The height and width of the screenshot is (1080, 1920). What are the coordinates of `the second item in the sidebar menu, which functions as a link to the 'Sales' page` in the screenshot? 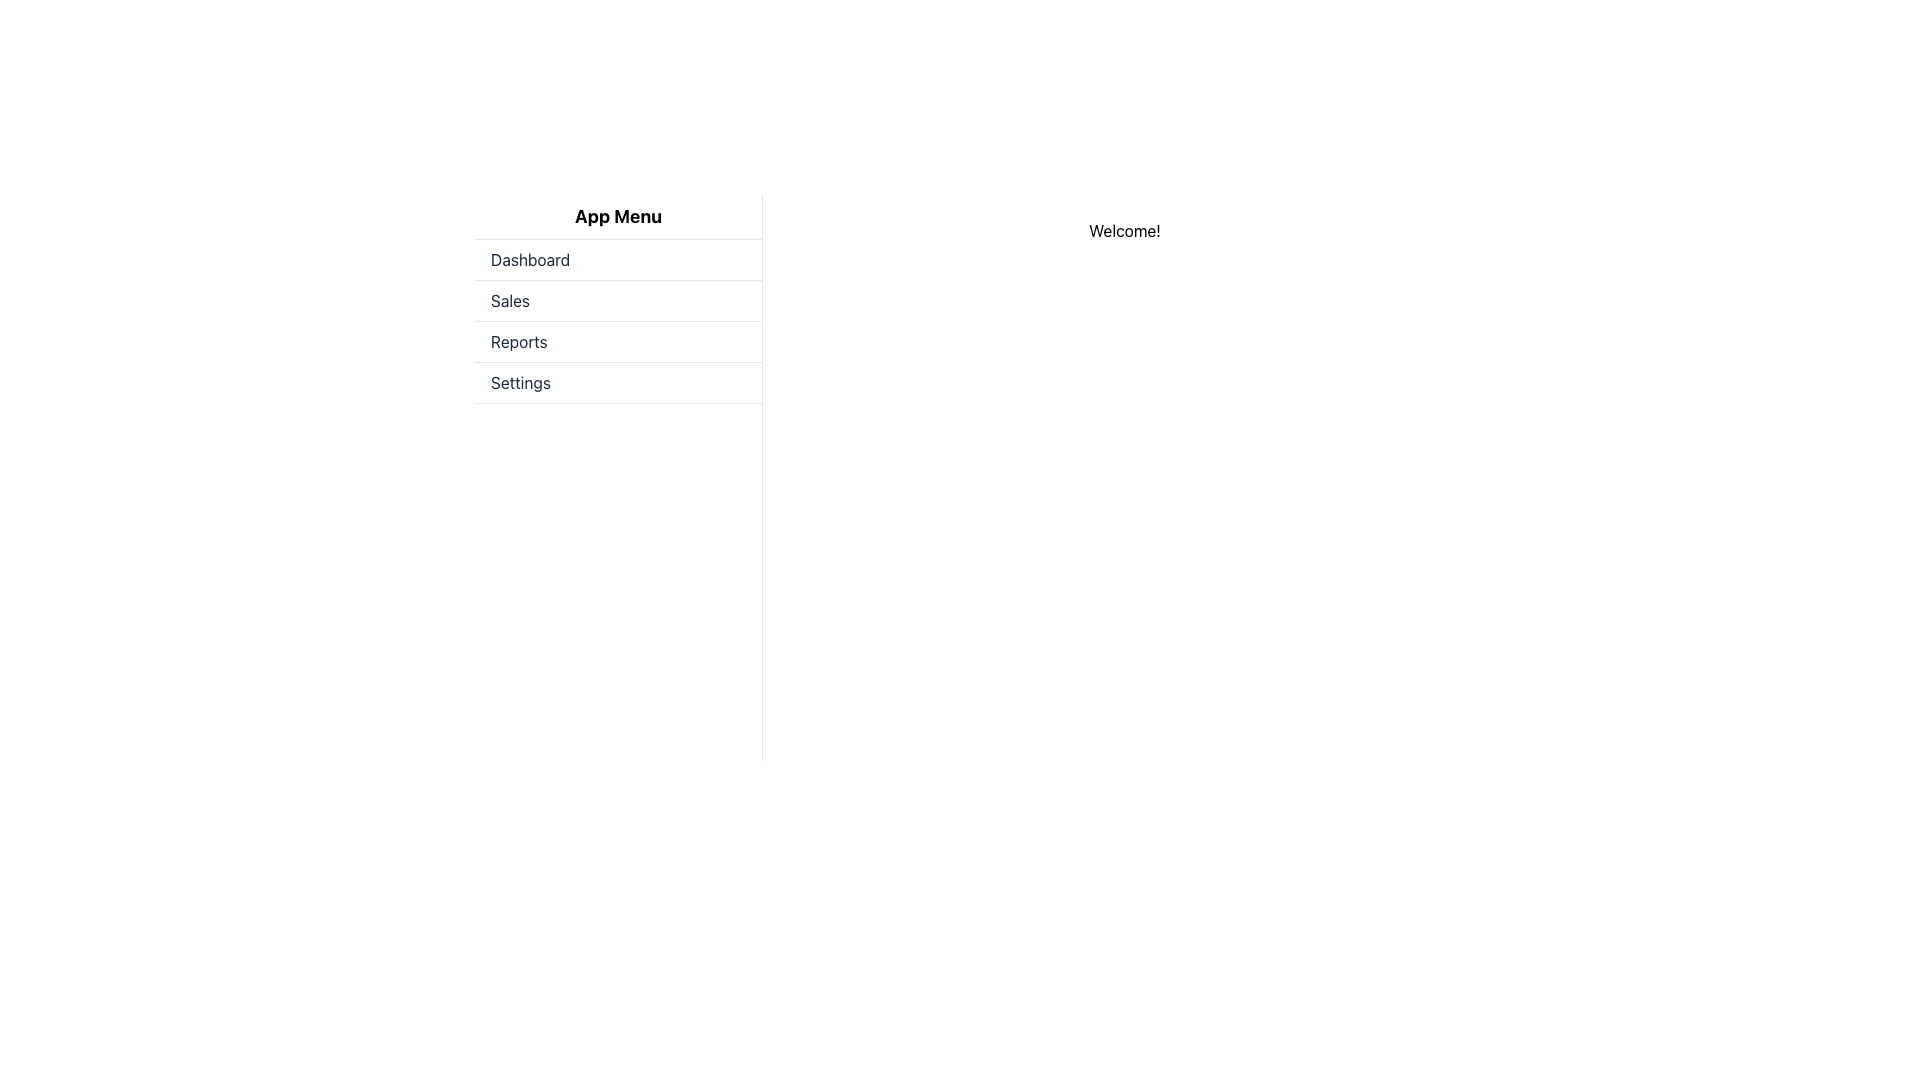 It's located at (617, 301).